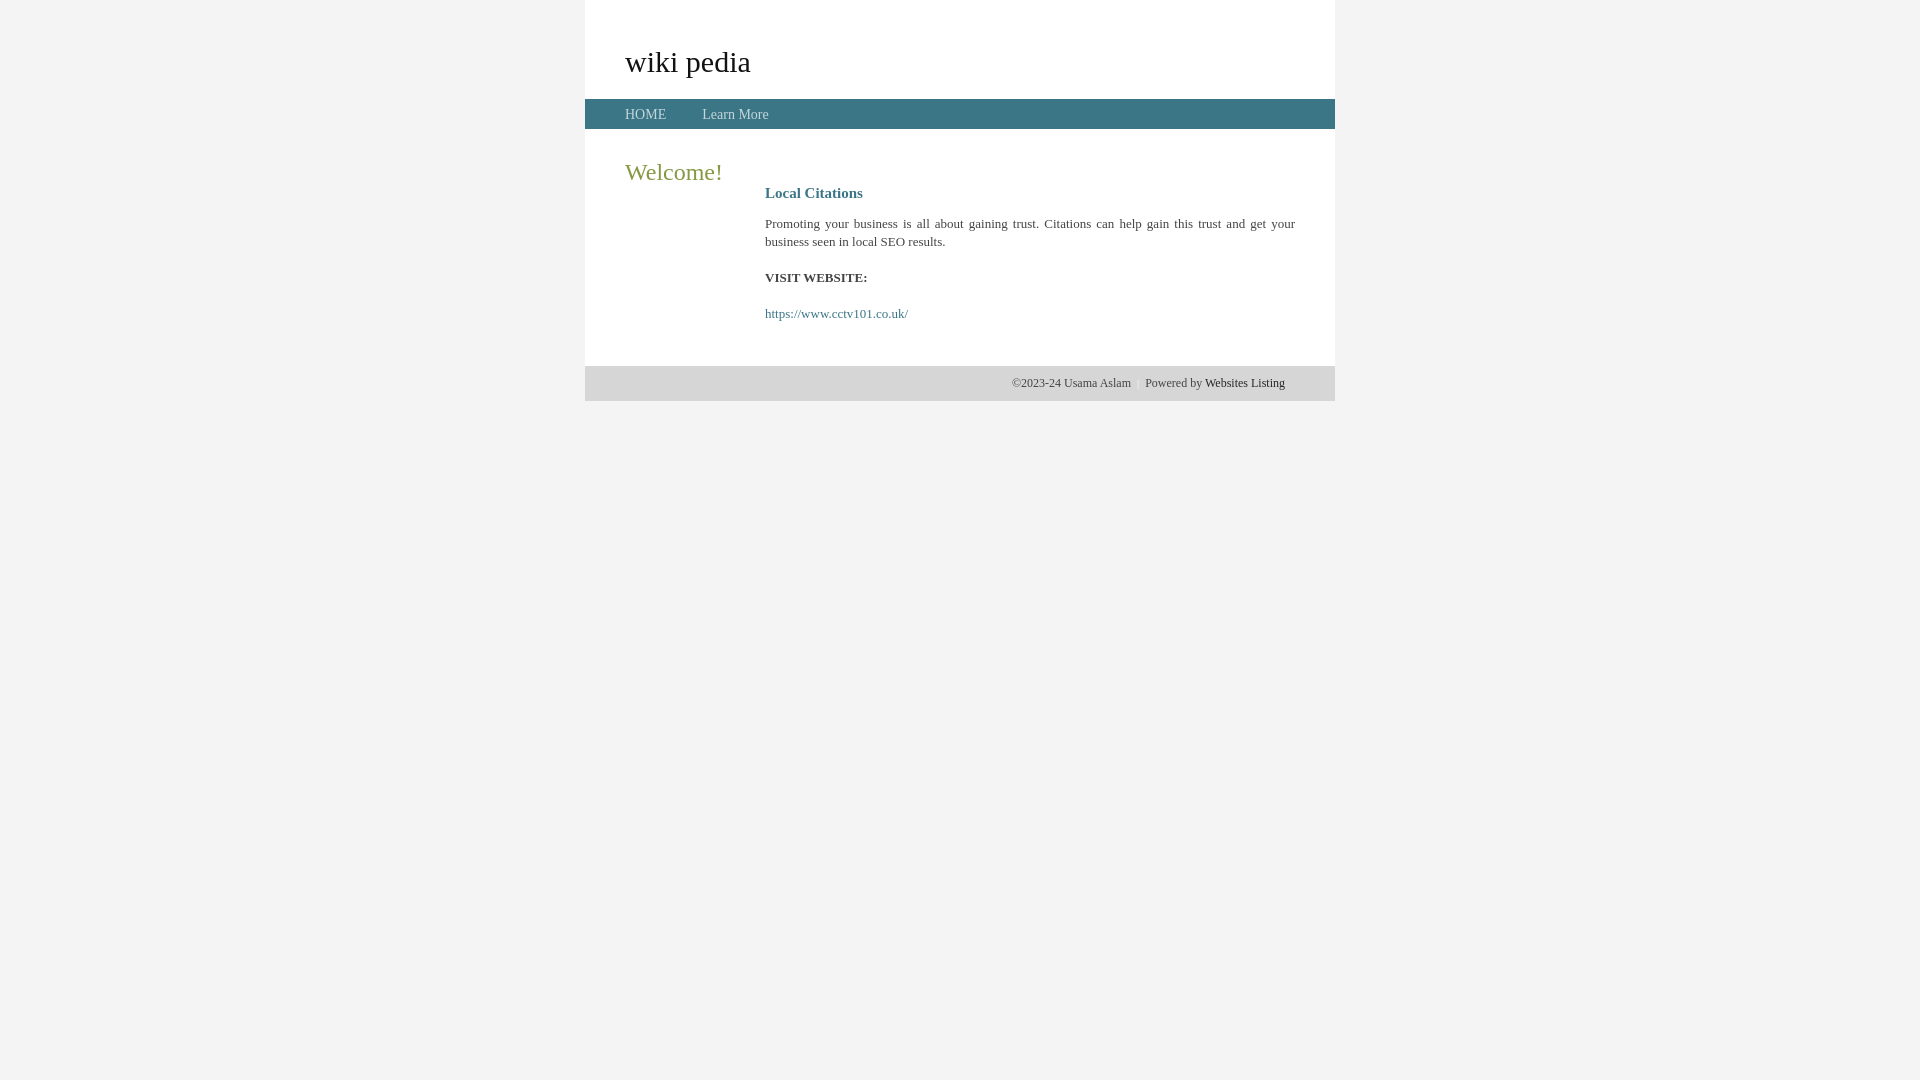  Describe the element at coordinates (687, 60) in the screenshot. I see `'wiki pedia'` at that location.